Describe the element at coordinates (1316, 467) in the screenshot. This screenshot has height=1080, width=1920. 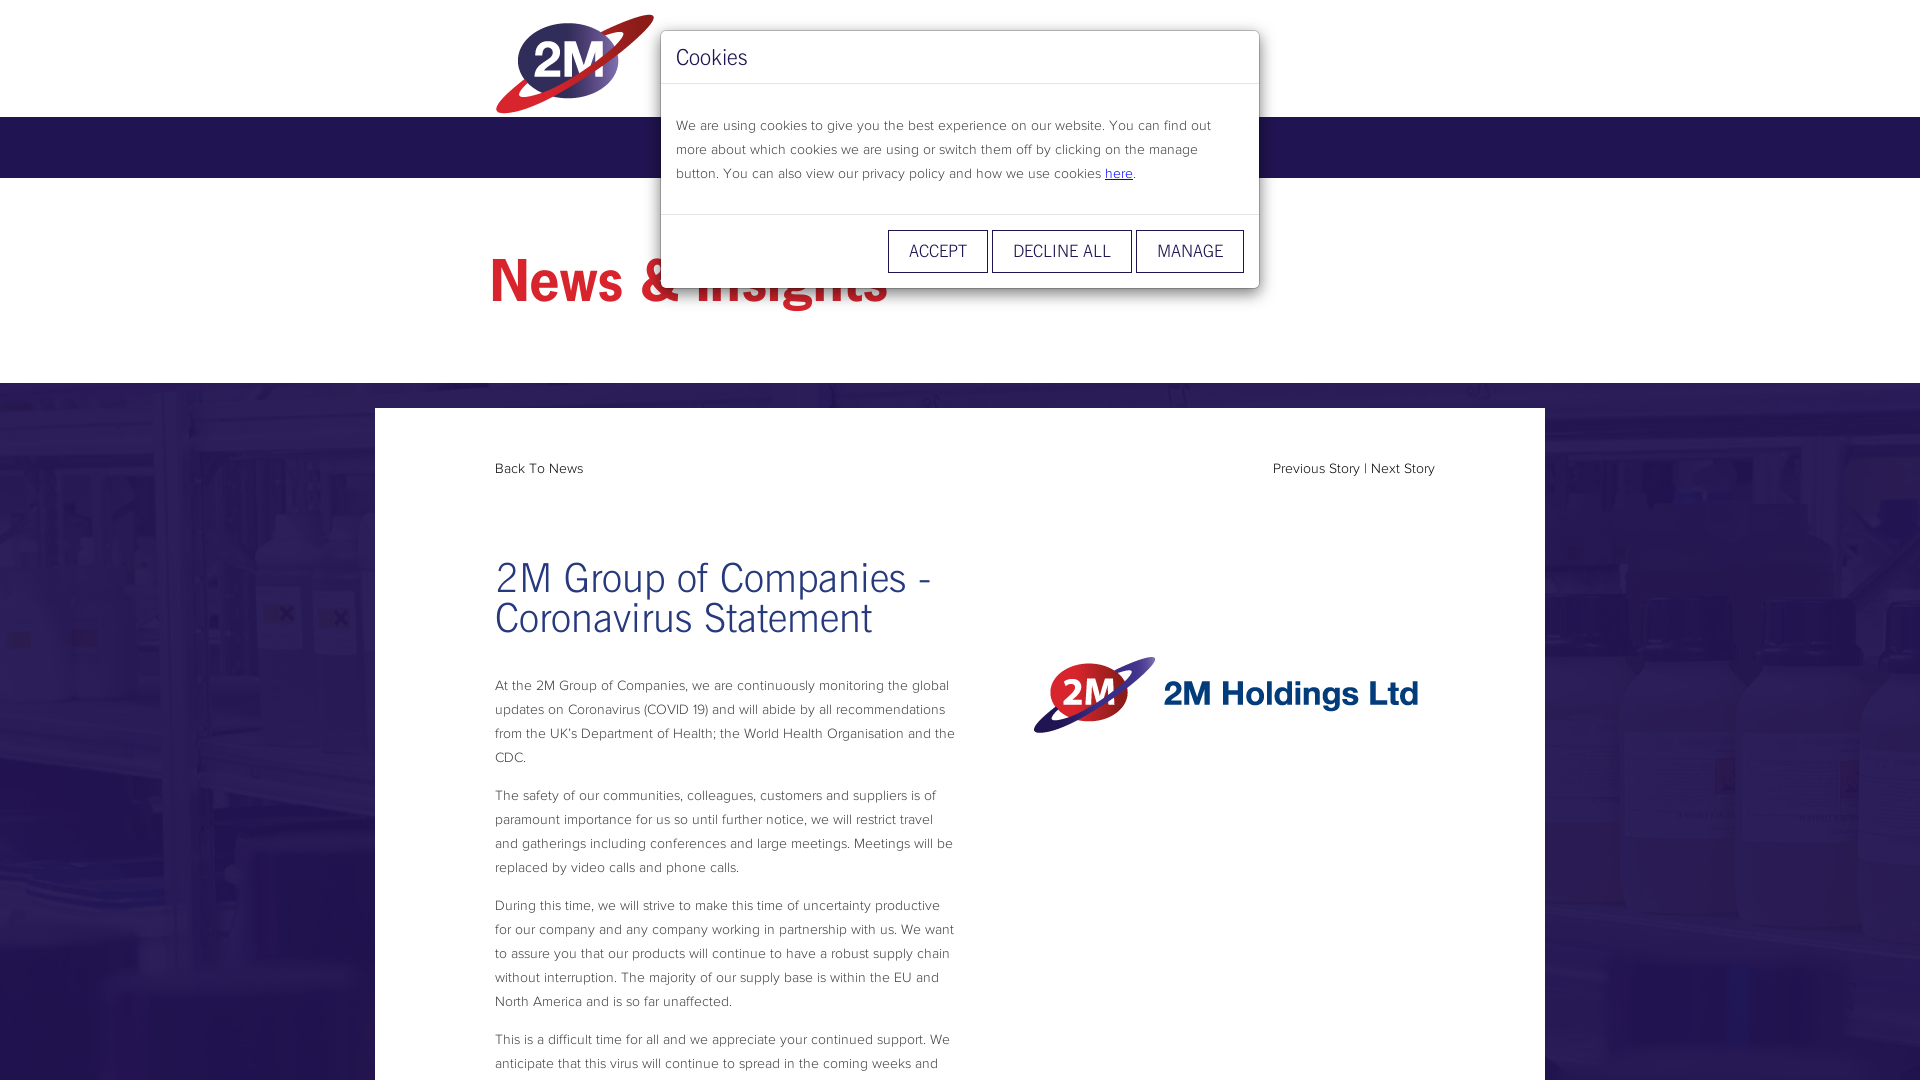
I see `'Previous Story'` at that location.